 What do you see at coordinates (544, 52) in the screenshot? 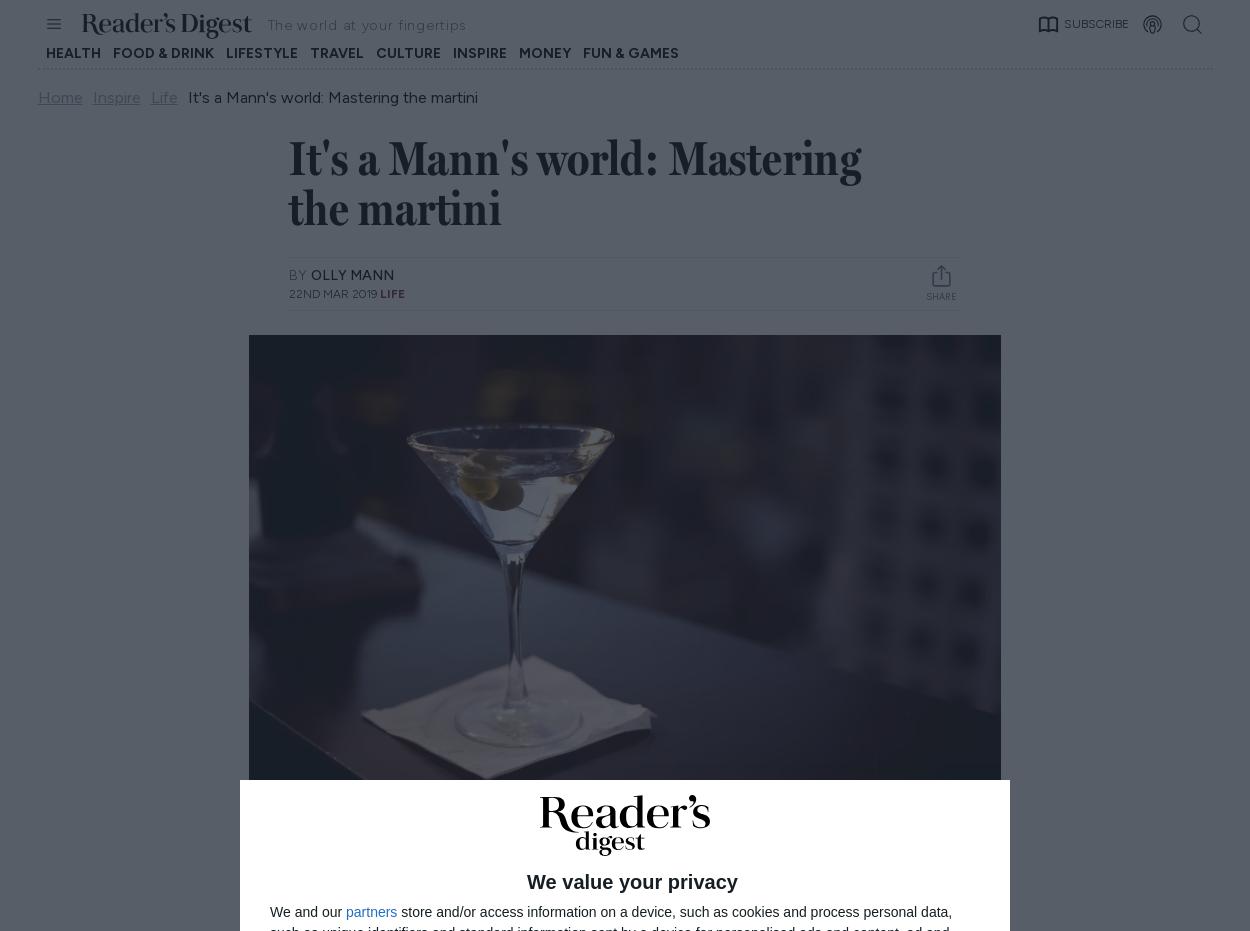
I see `'Money'` at bounding box center [544, 52].